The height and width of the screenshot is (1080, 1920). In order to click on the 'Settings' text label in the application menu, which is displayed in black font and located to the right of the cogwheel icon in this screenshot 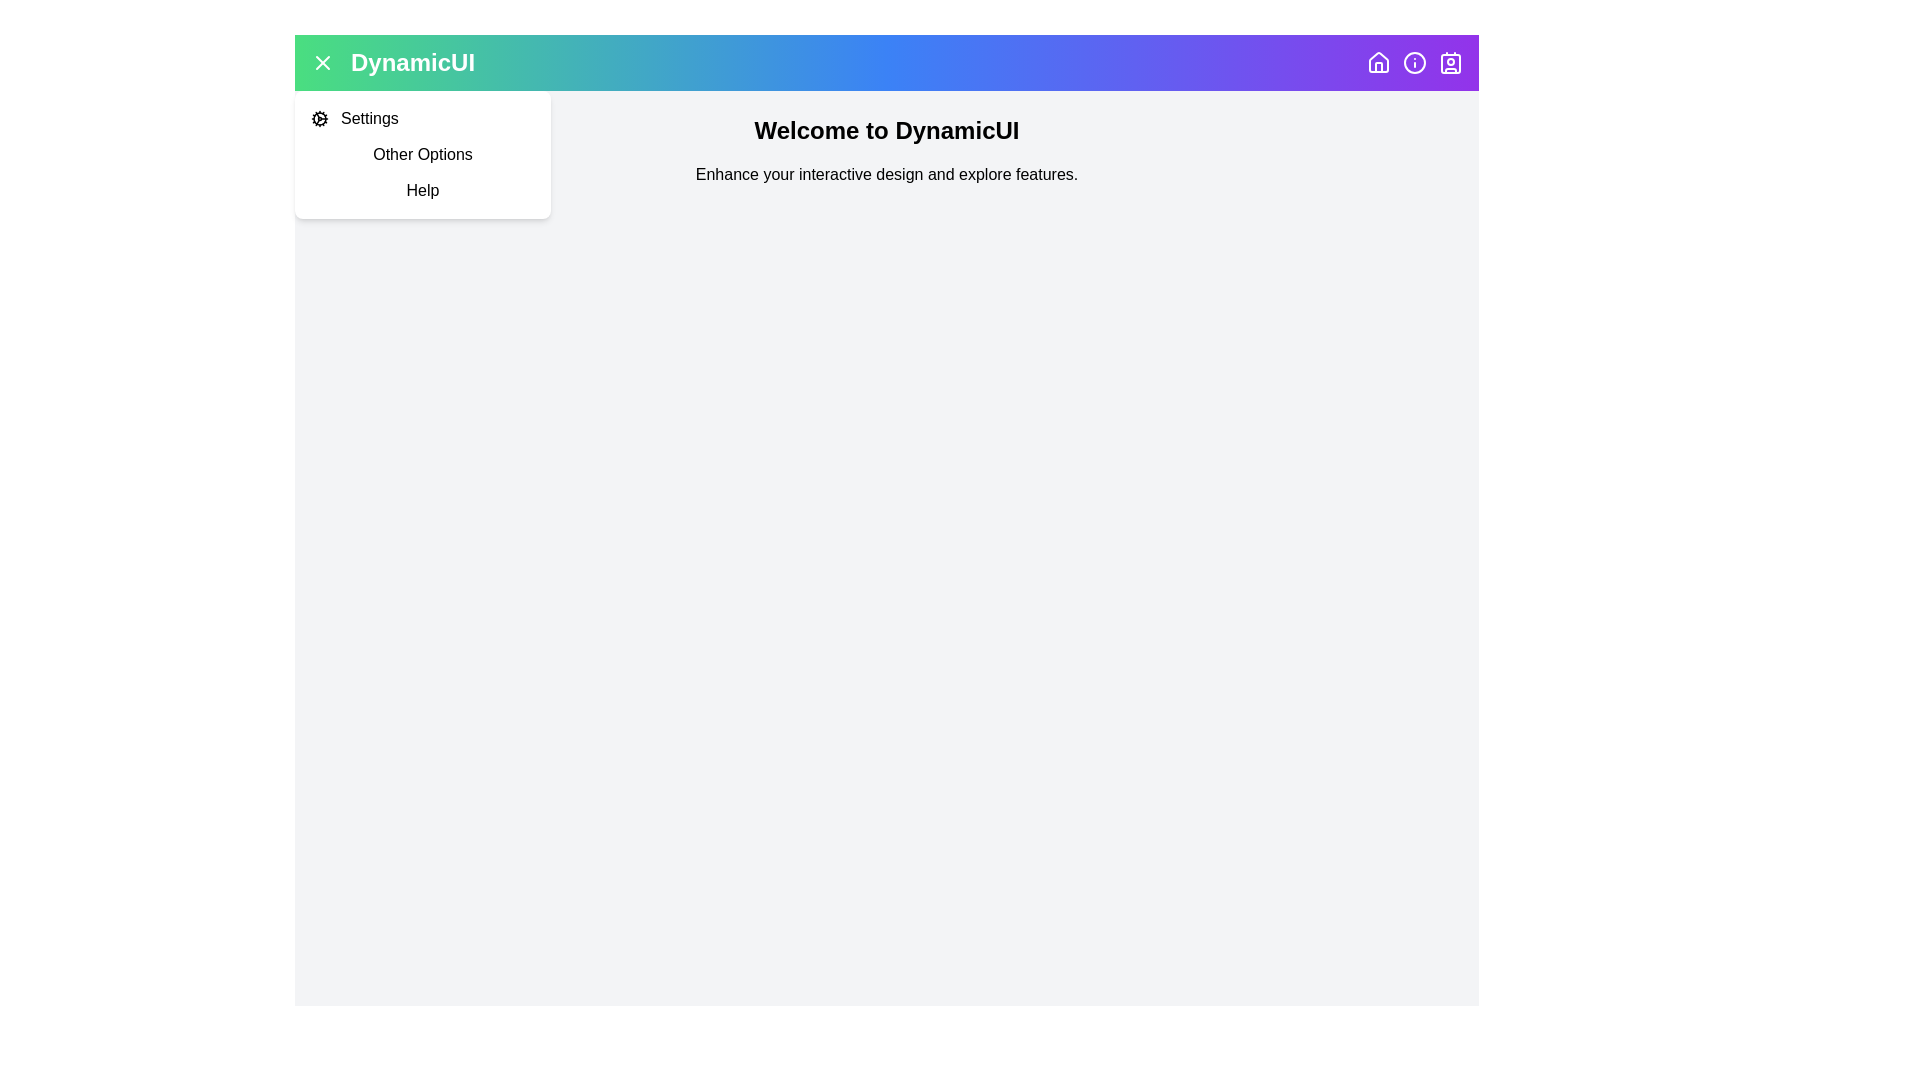, I will do `click(369, 119)`.